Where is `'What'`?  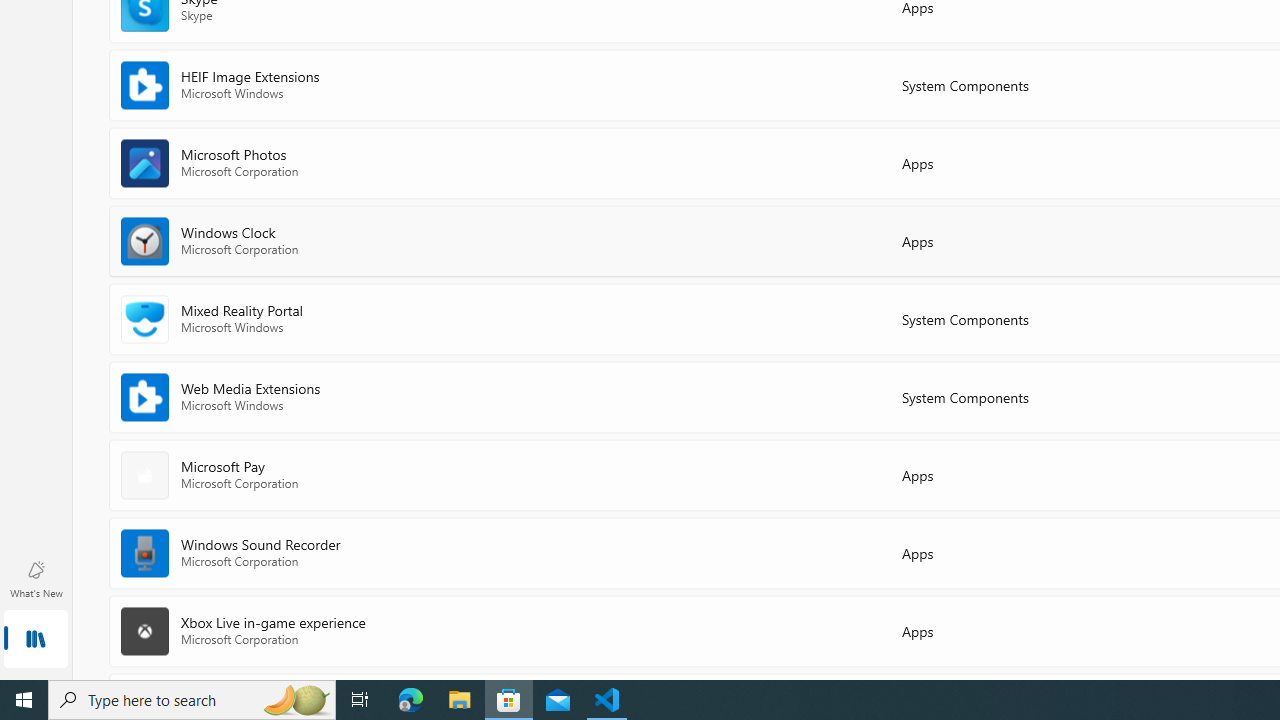
'What' is located at coordinates (35, 578).